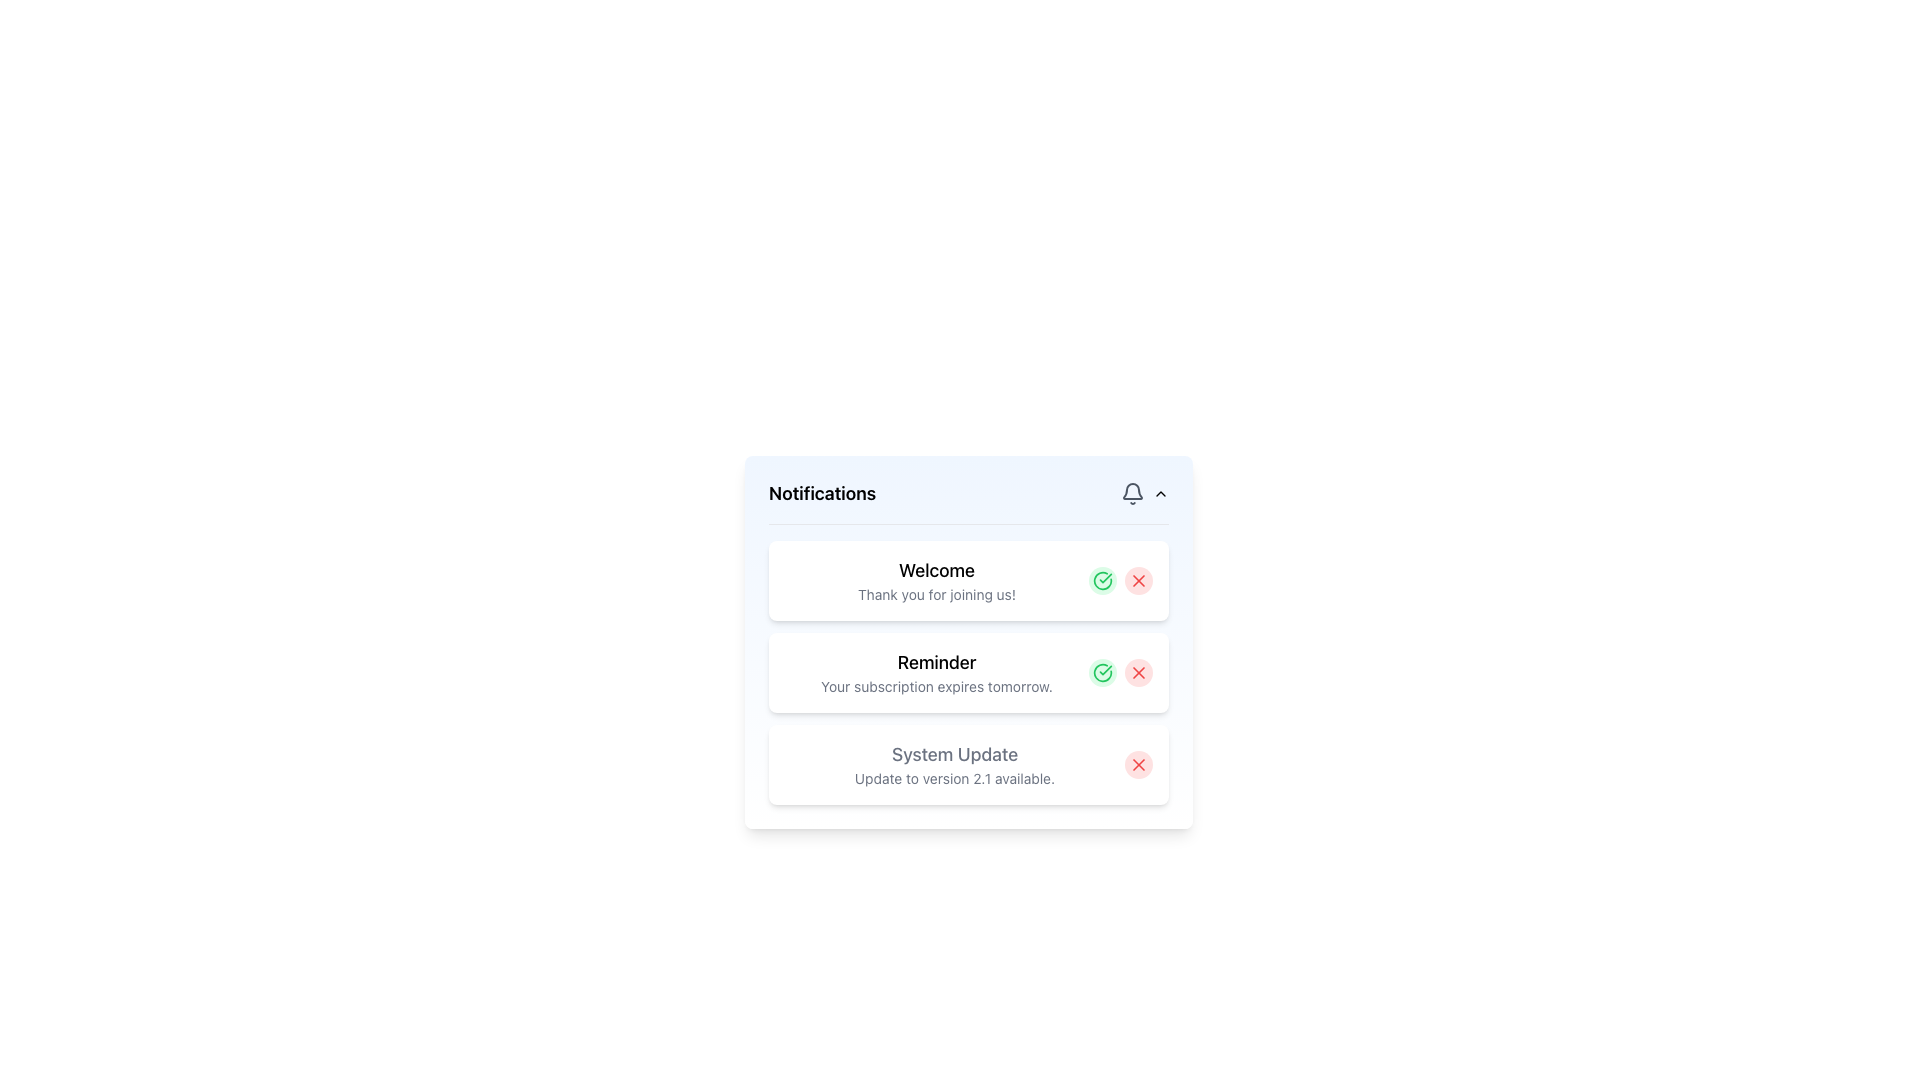 The image size is (1920, 1080). I want to click on the successful acknowledgment or verification icon located at the rightmost end of the notification titled 'Welcome', so click(1102, 672).